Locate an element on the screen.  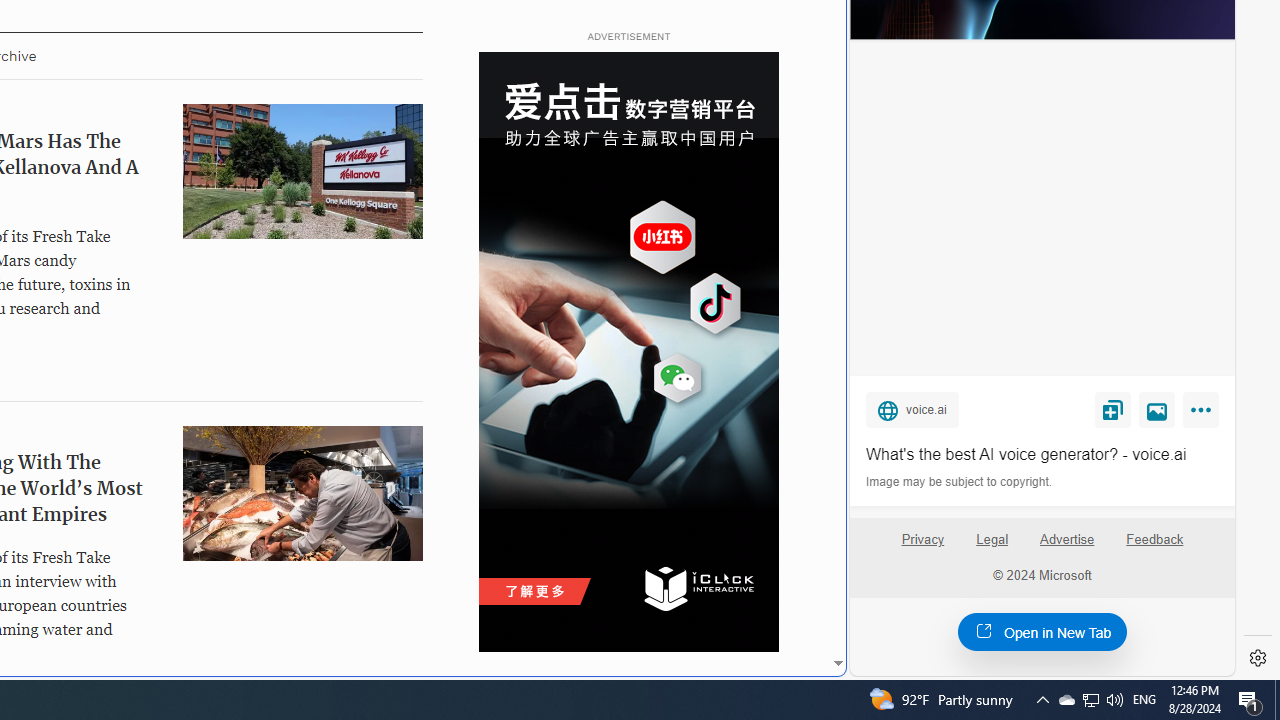
'Legal' is located at coordinates (992, 538).